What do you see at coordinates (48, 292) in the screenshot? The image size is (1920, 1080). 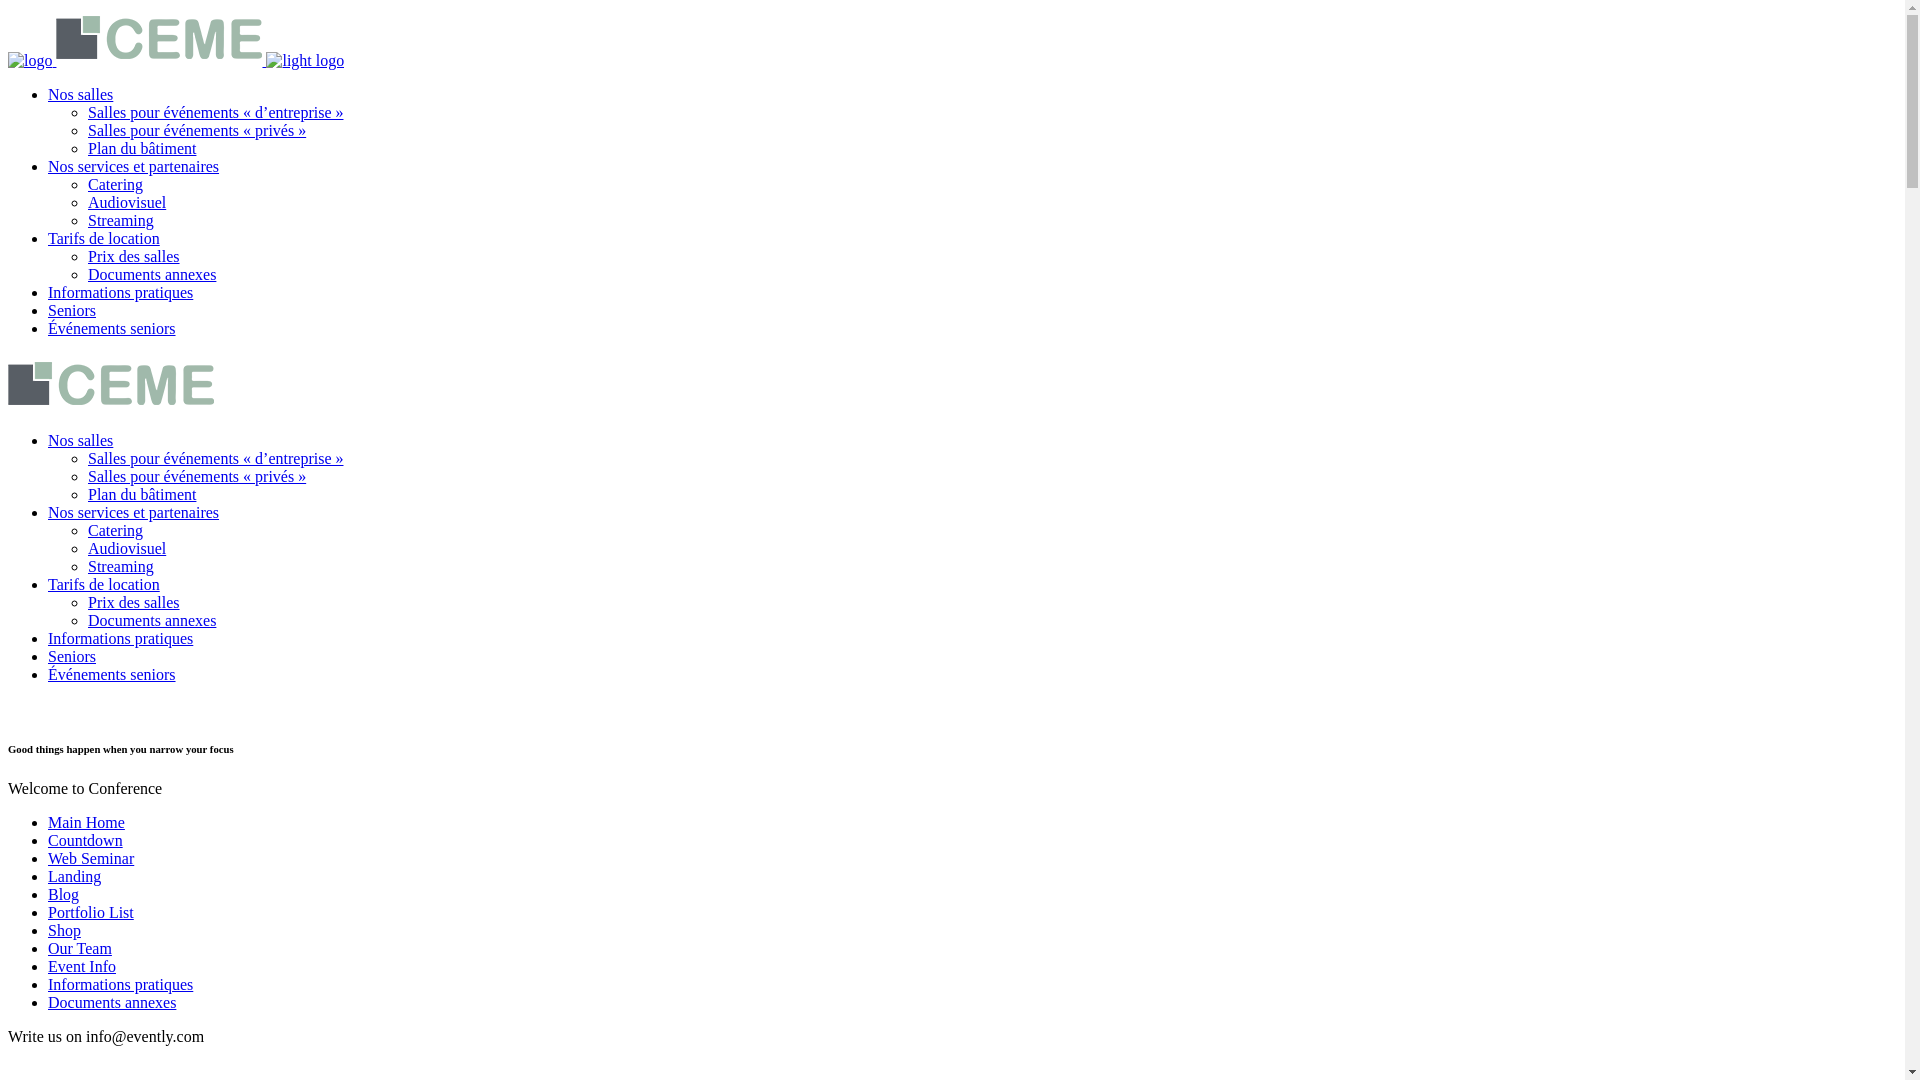 I see `'Informations pratiques'` at bounding box center [48, 292].